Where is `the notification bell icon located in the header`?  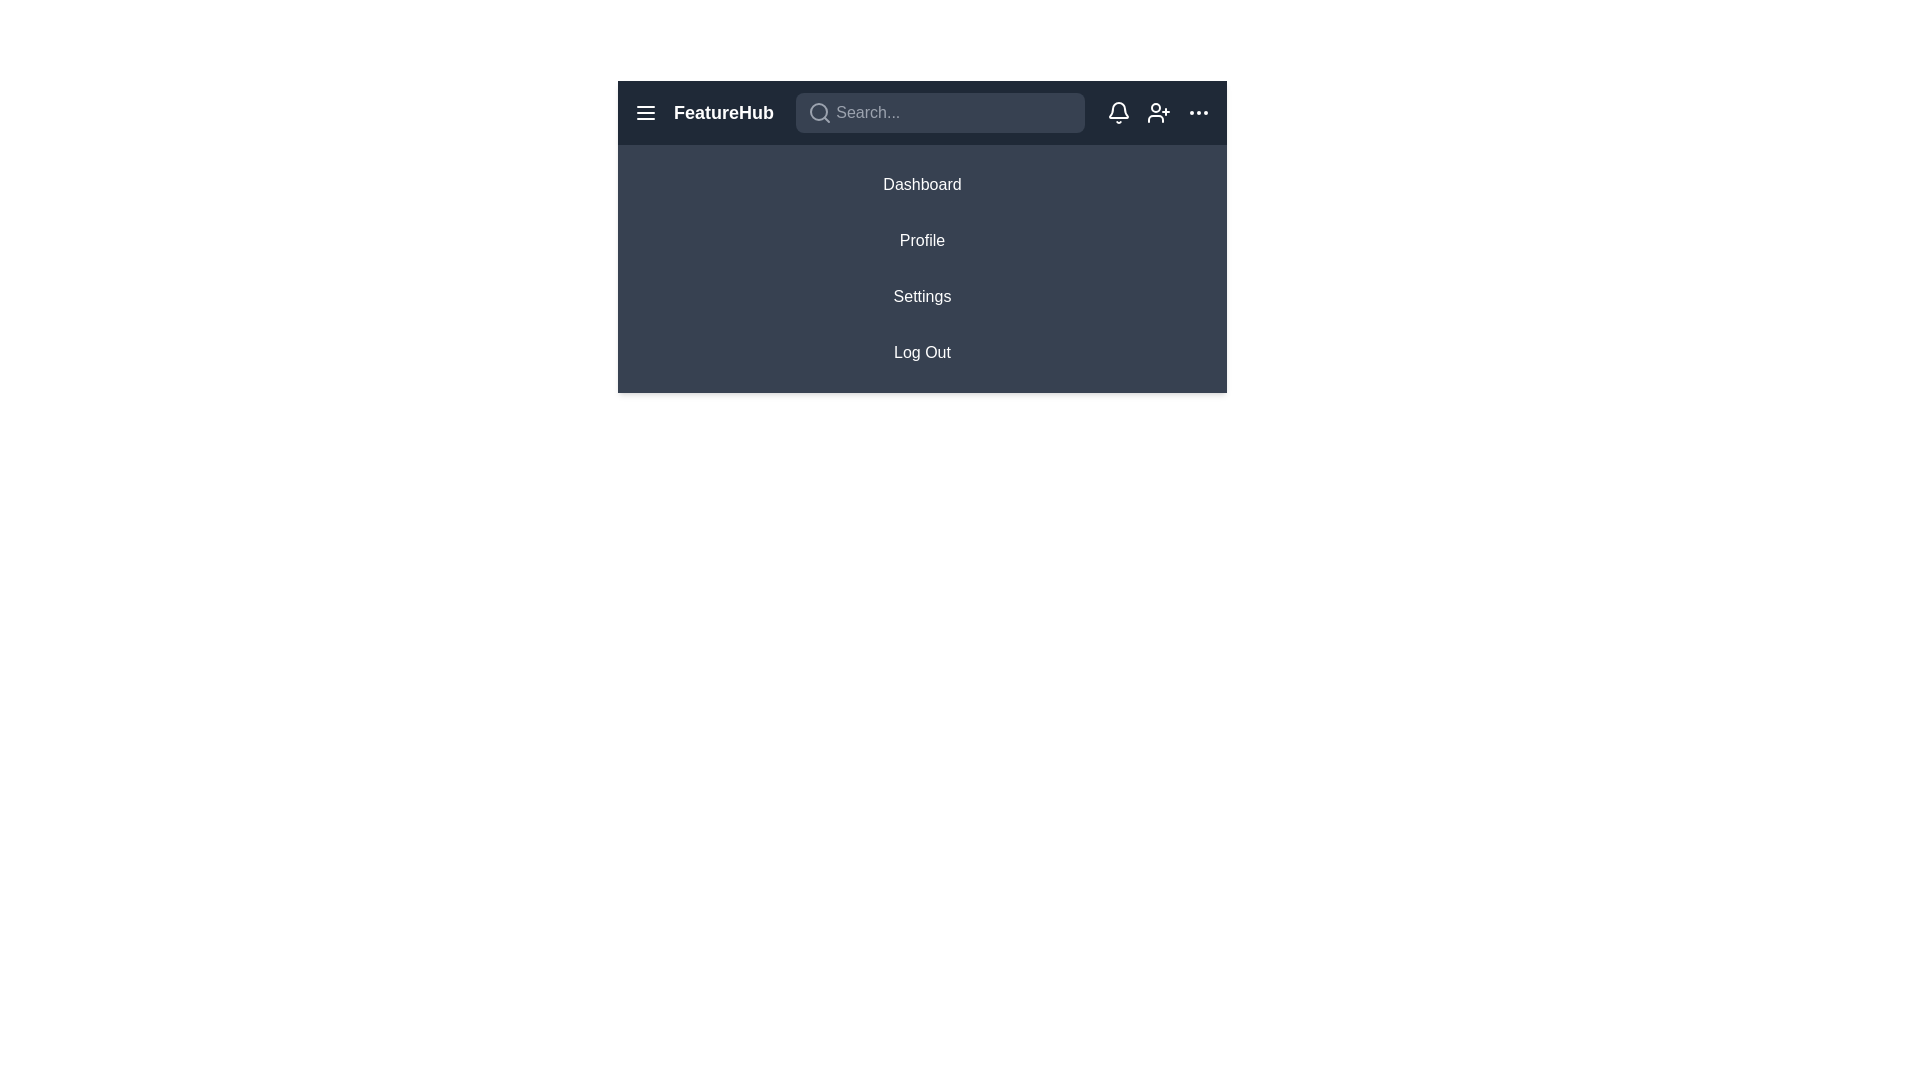 the notification bell icon located in the header is located at coordinates (1117, 112).